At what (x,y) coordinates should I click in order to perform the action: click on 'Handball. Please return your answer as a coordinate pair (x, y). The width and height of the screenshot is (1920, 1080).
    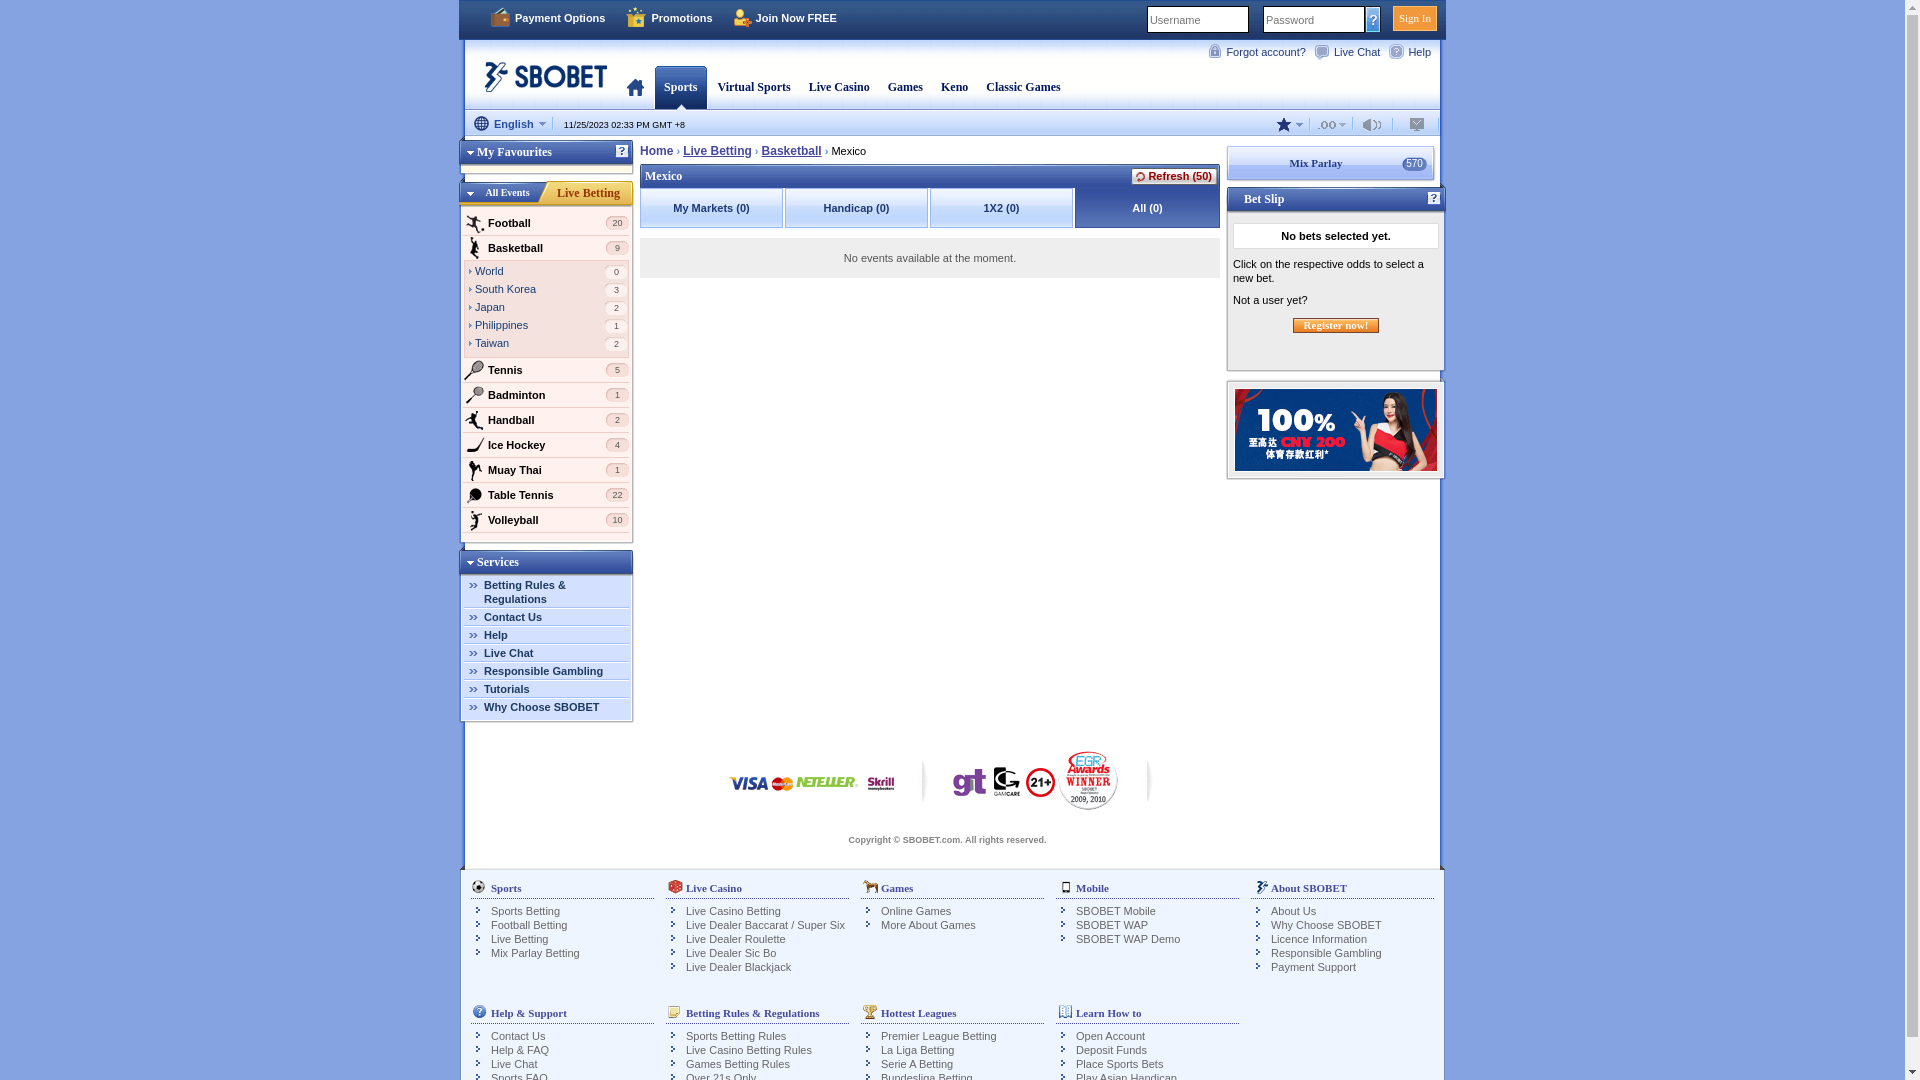
    Looking at the image, I should click on (546, 419).